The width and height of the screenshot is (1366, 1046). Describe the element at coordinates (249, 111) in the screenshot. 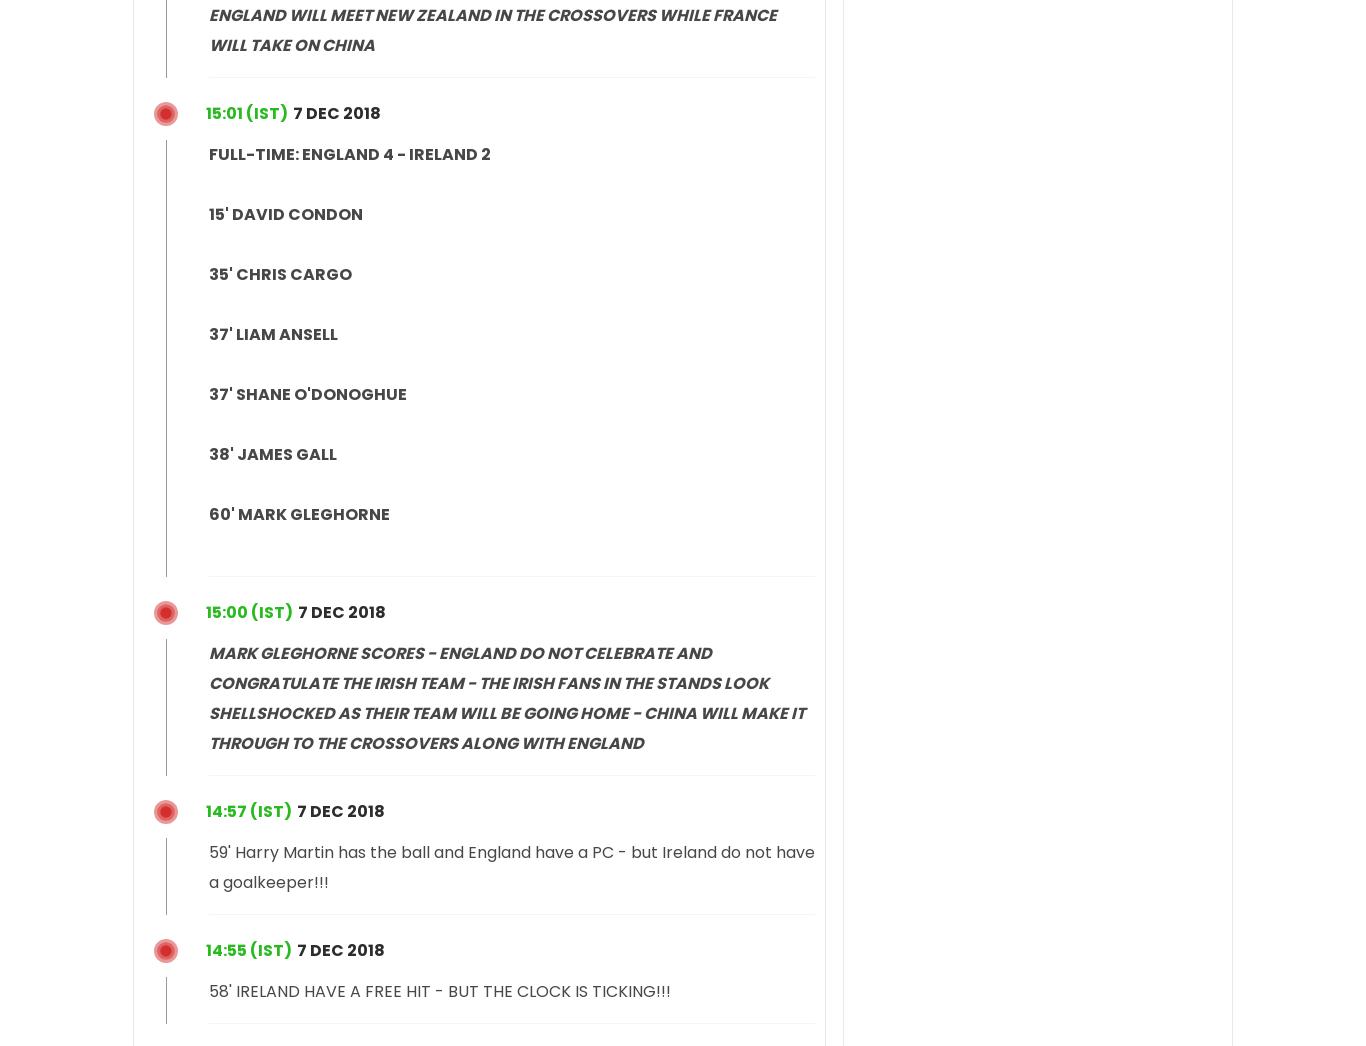

I see `'20:31 (IST)'` at that location.